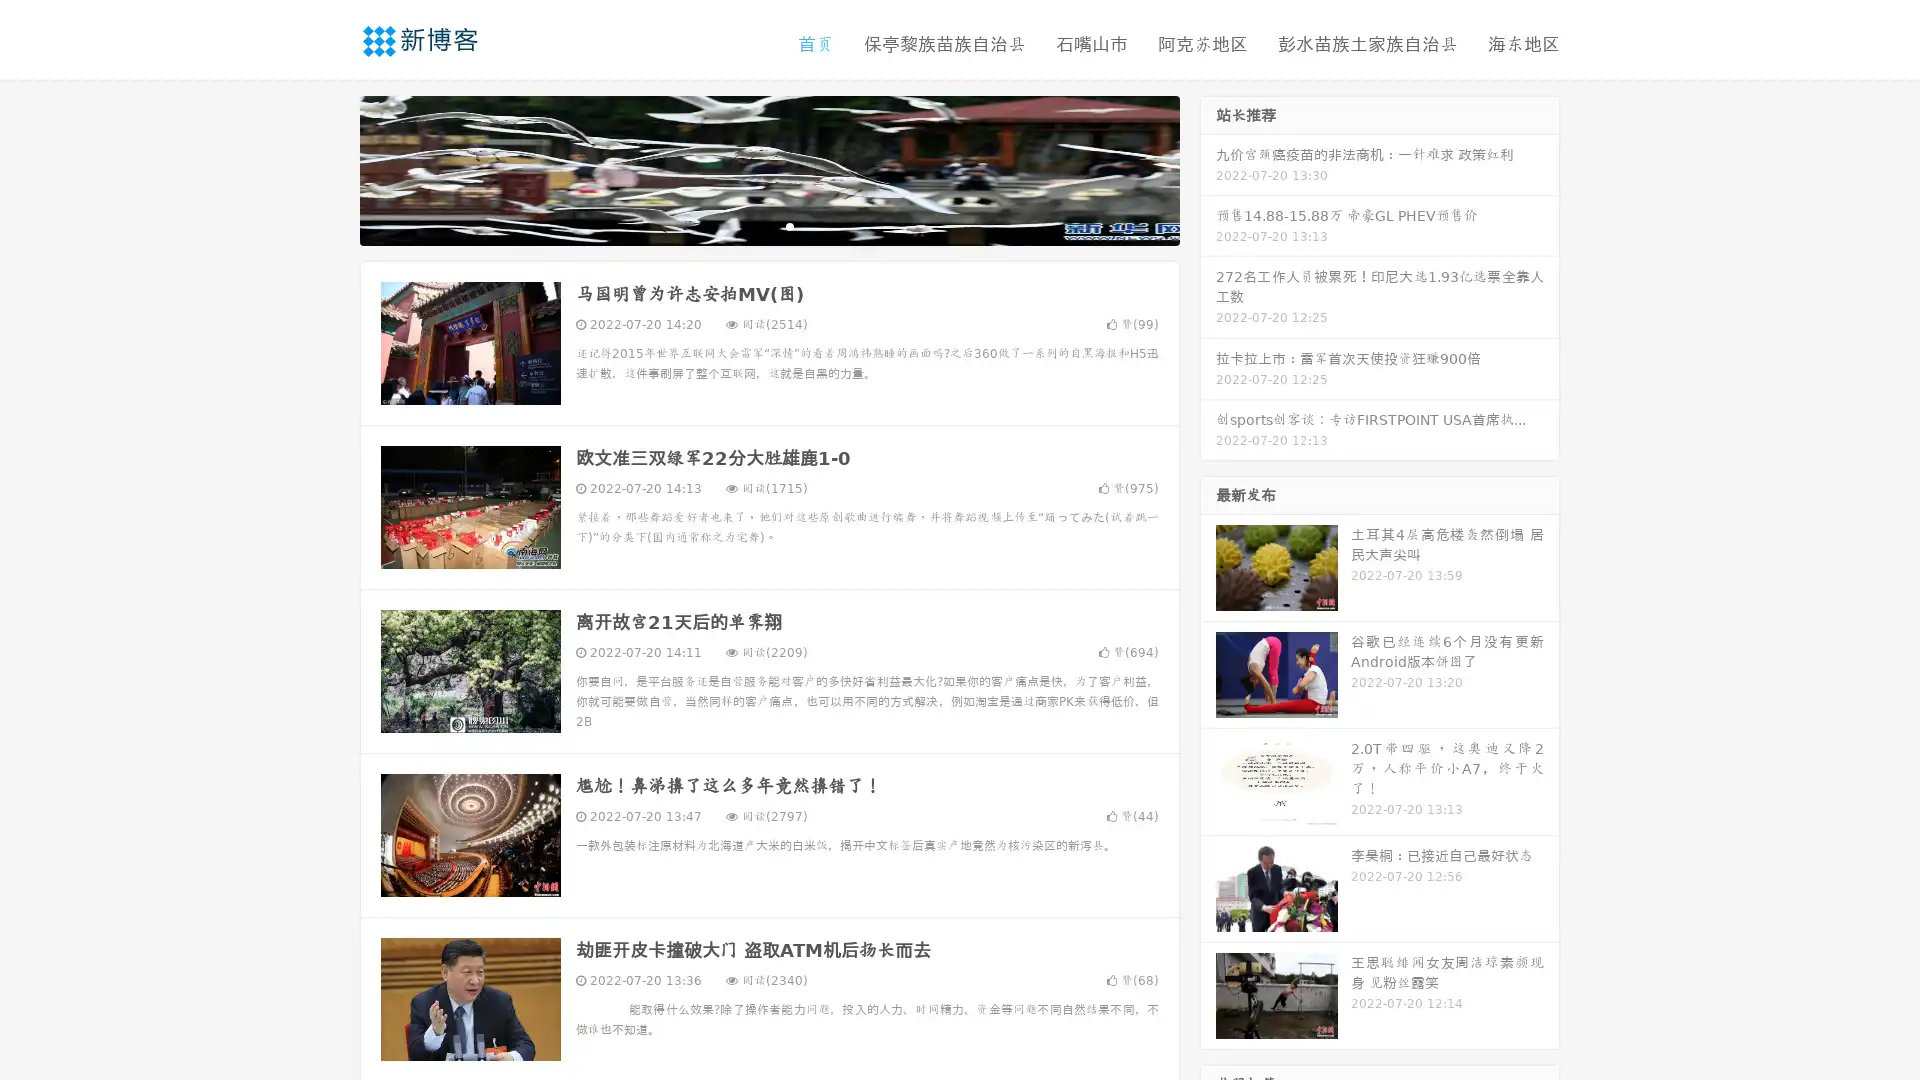 This screenshot has width=1920, height=1080. Describe the element at coordinates (1208, 168) in the screenshot. I see `Next slide` at that location.